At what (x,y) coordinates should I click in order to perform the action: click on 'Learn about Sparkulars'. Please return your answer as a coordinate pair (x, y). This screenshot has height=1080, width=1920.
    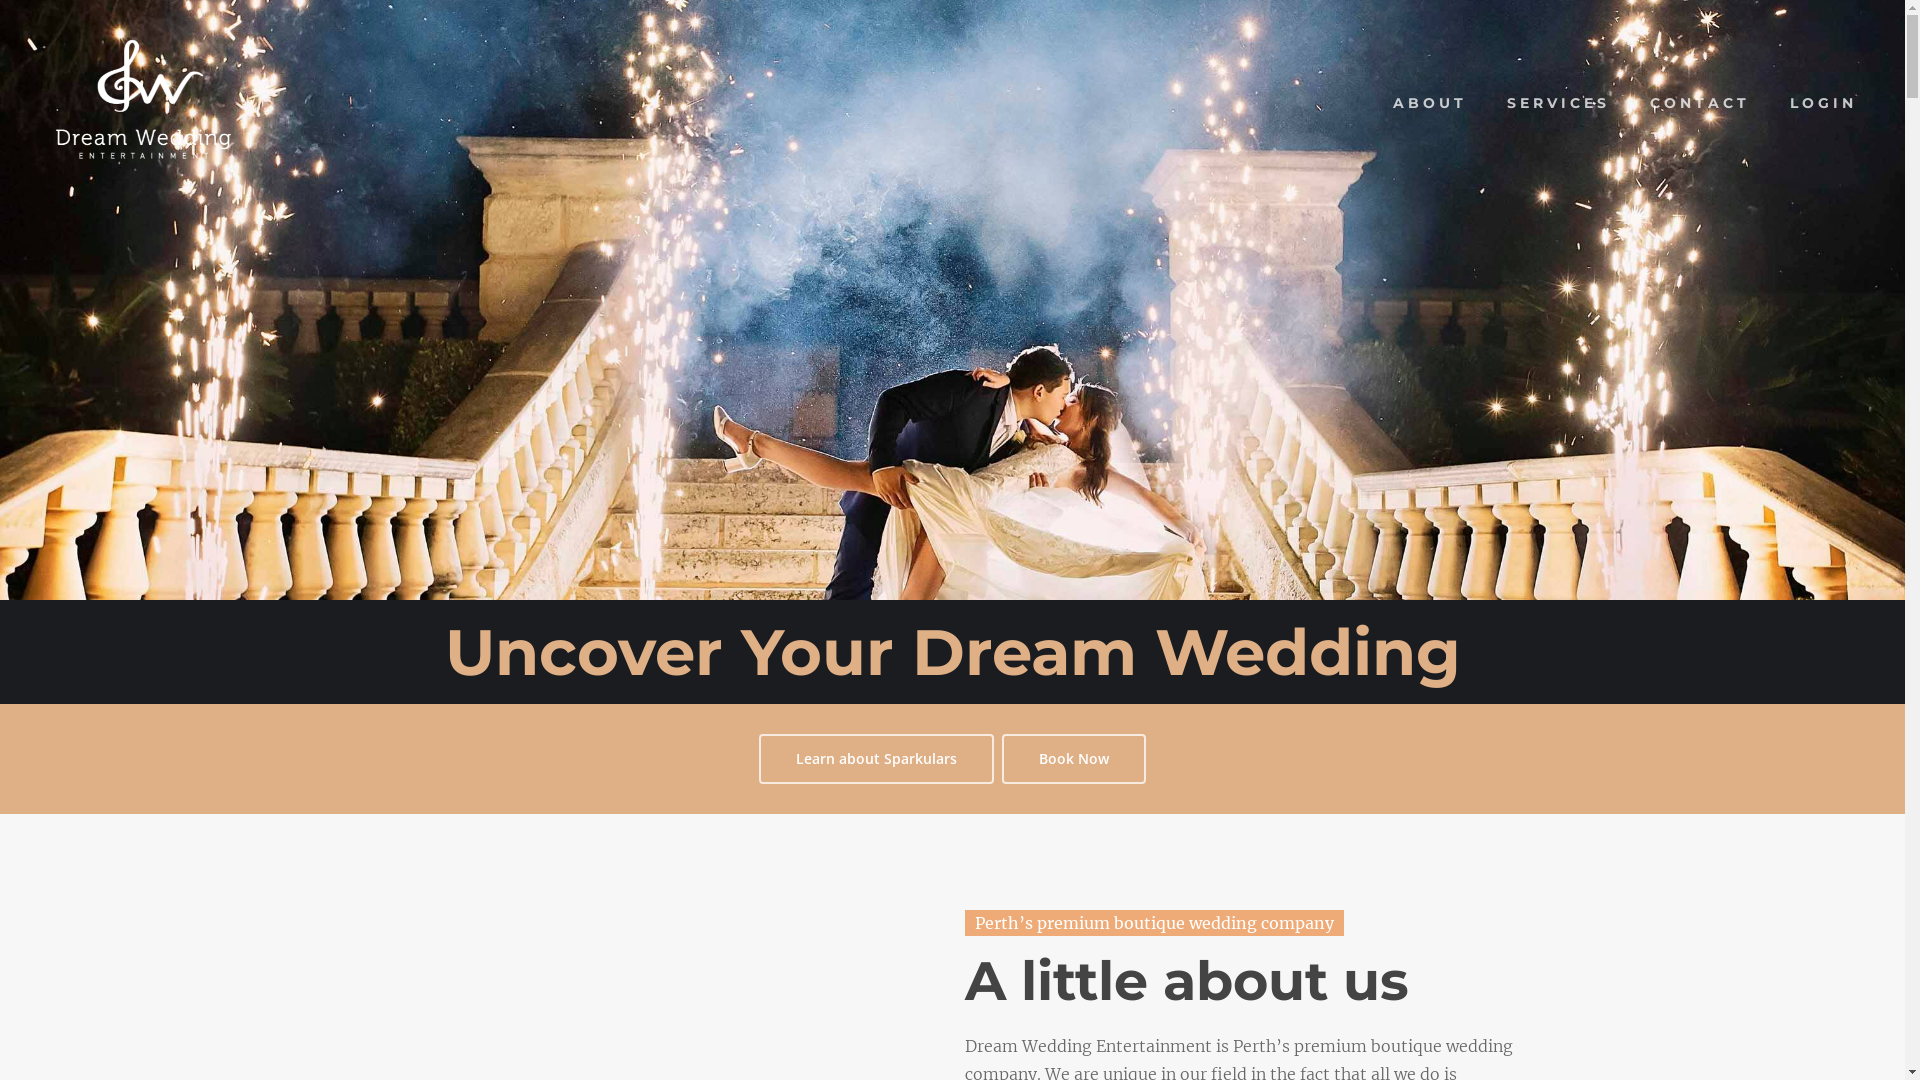
    Looking at the image, I should click on (876, 759).